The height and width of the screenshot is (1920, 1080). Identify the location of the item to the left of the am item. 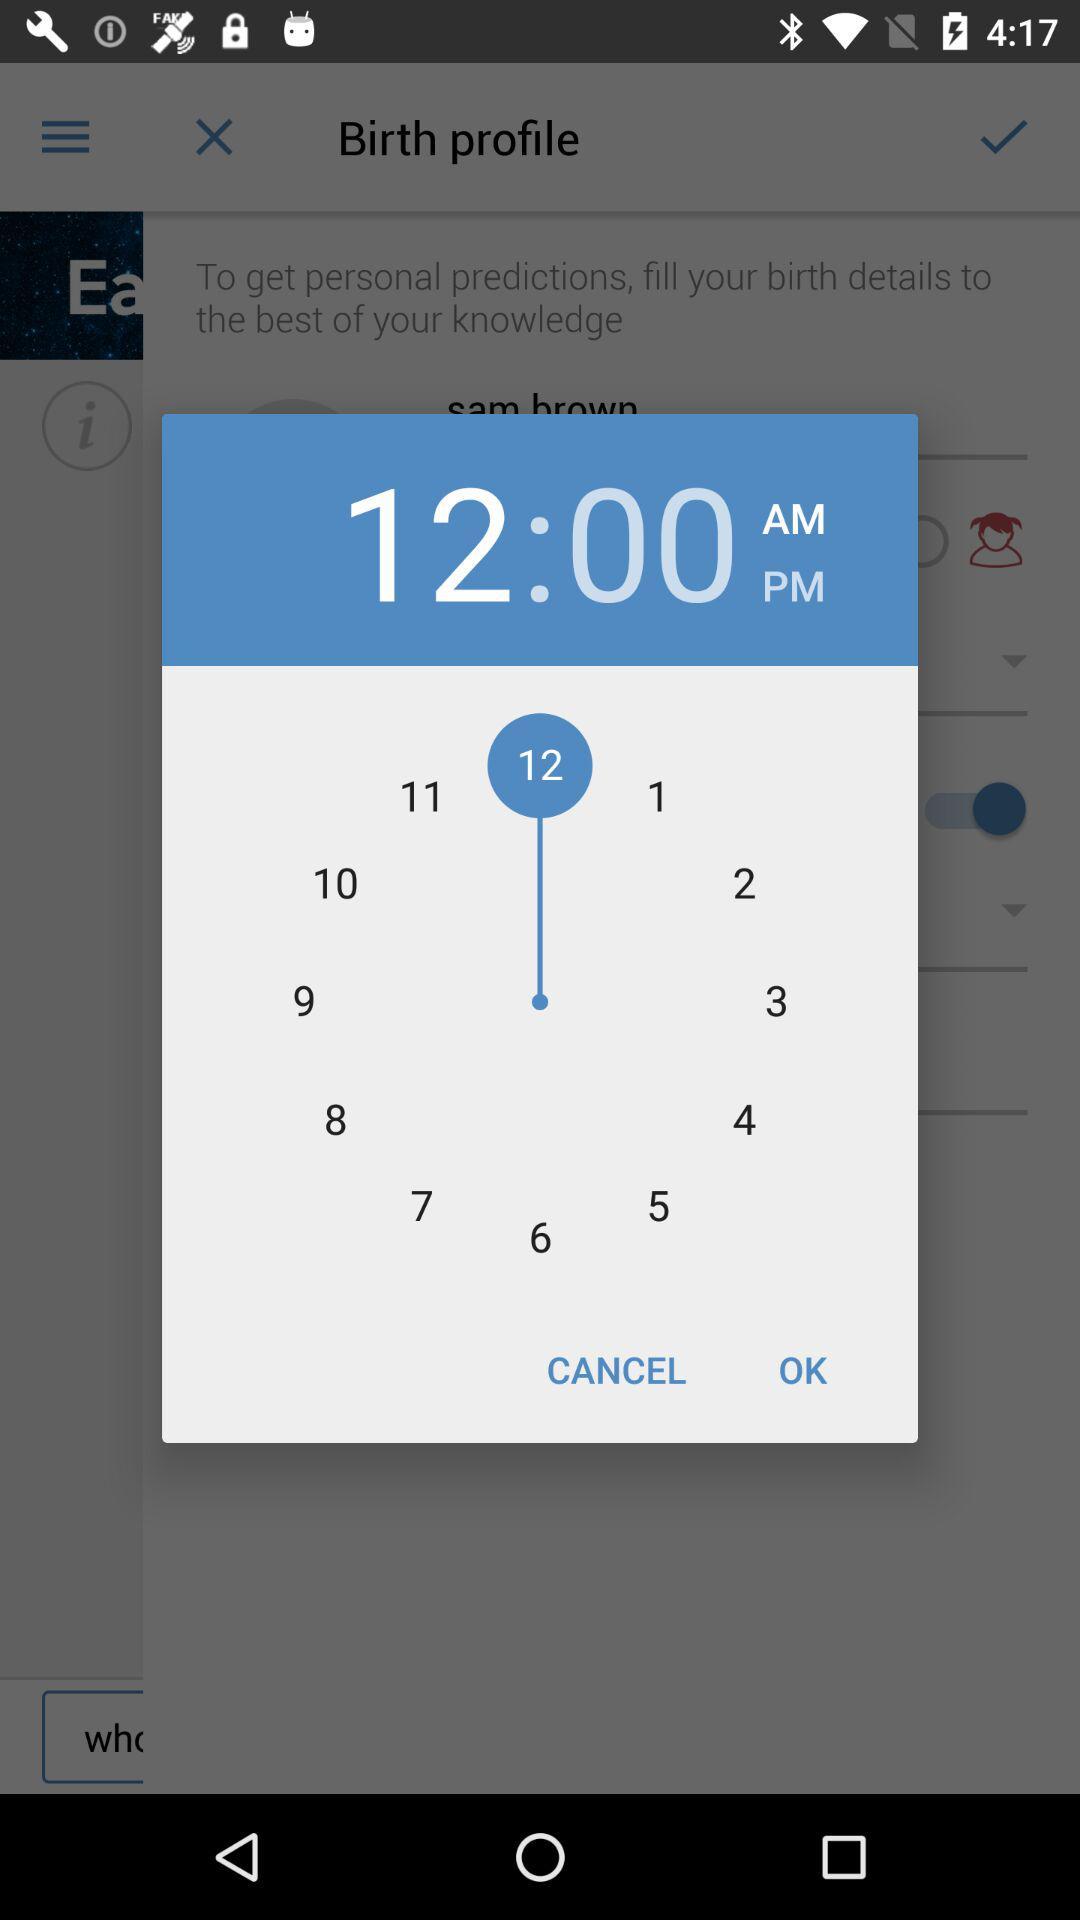
(652, 539).